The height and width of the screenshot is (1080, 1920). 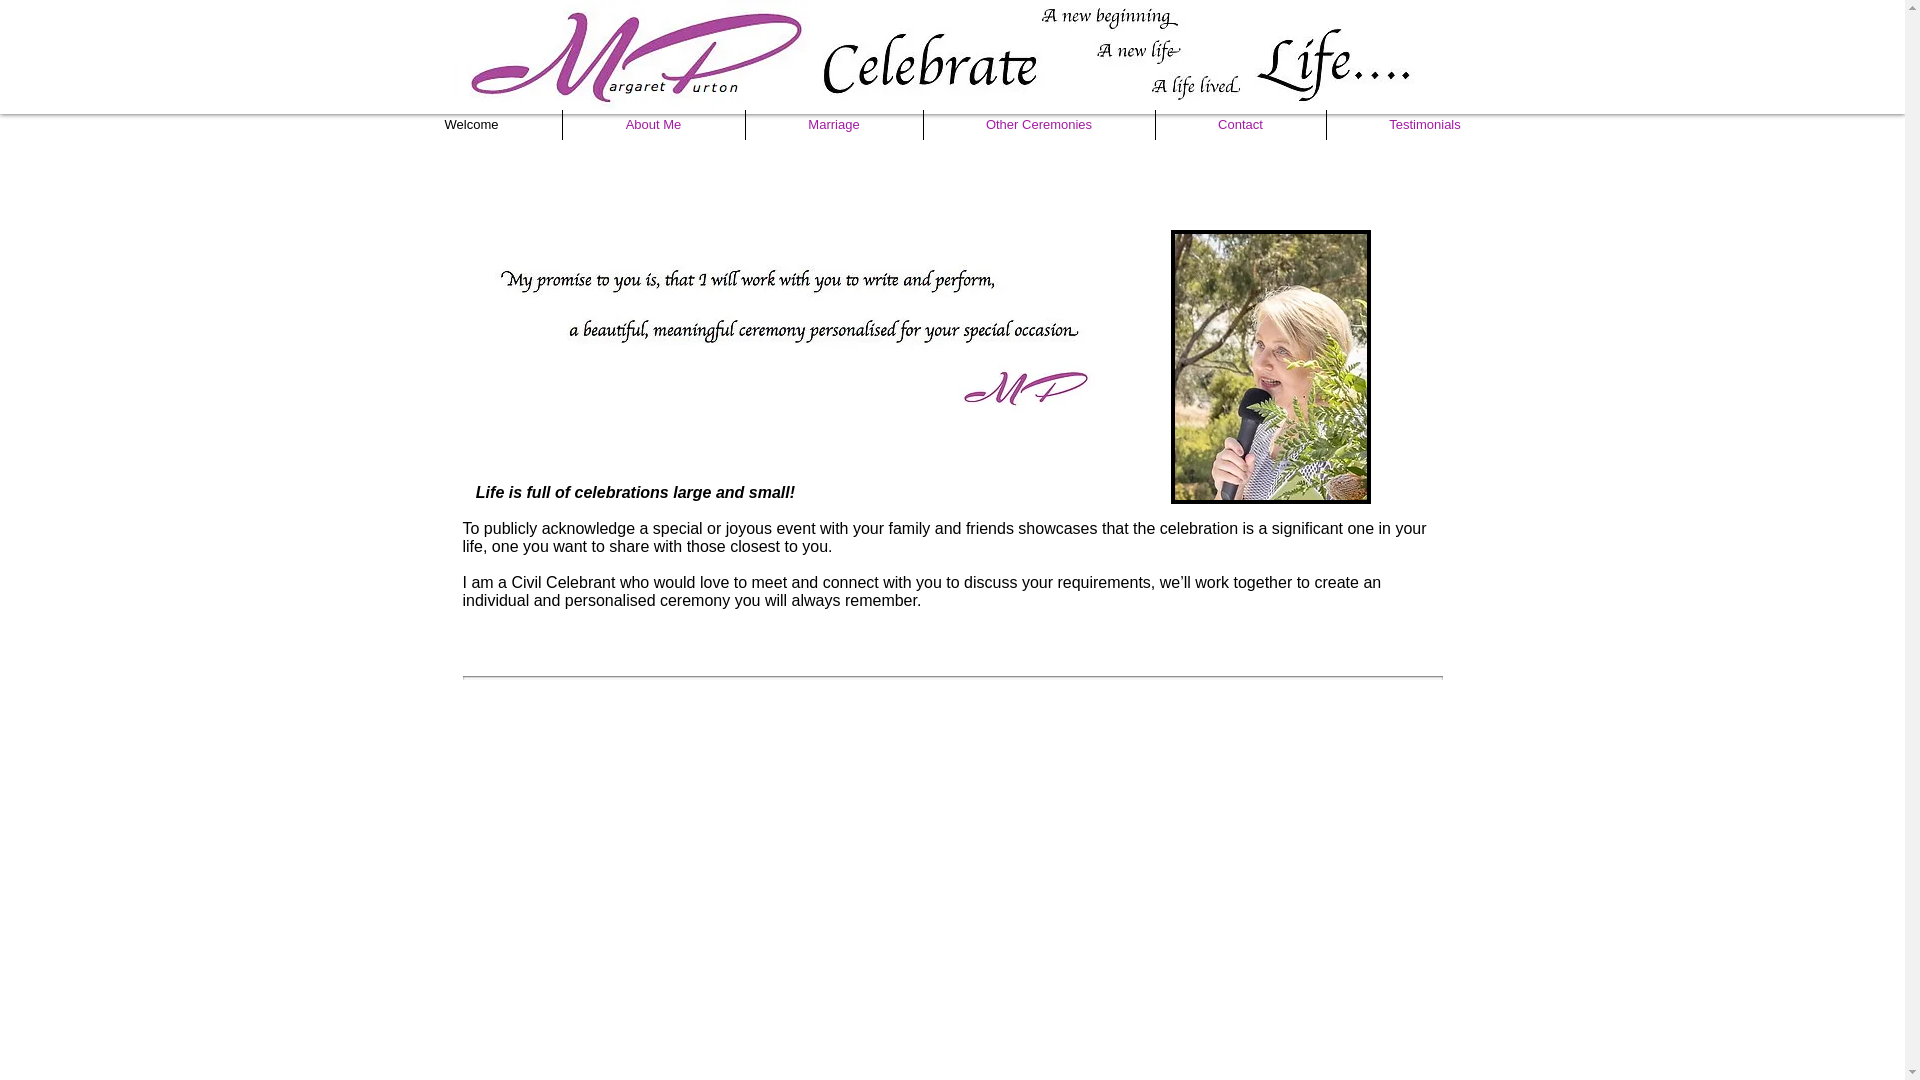 I want to click on 'Marriage', so click(x=834, y=124).